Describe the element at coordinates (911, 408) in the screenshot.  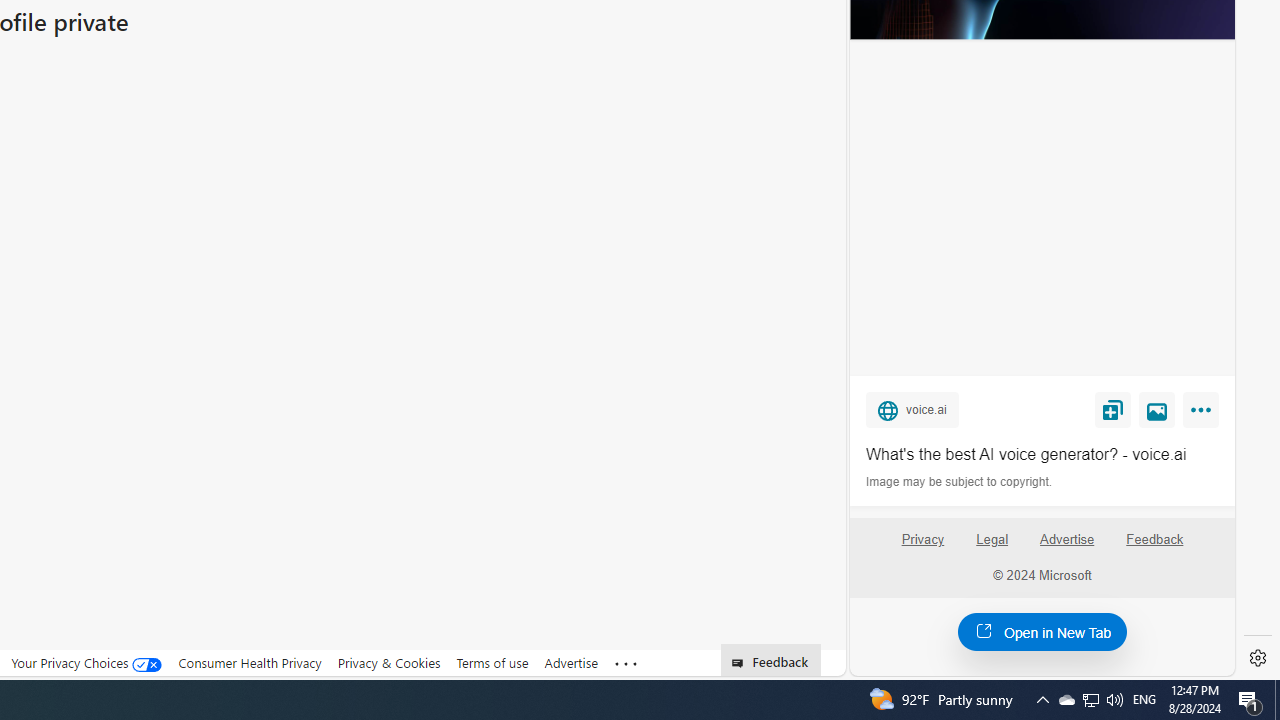
I see `'voice.ai'` at that location.